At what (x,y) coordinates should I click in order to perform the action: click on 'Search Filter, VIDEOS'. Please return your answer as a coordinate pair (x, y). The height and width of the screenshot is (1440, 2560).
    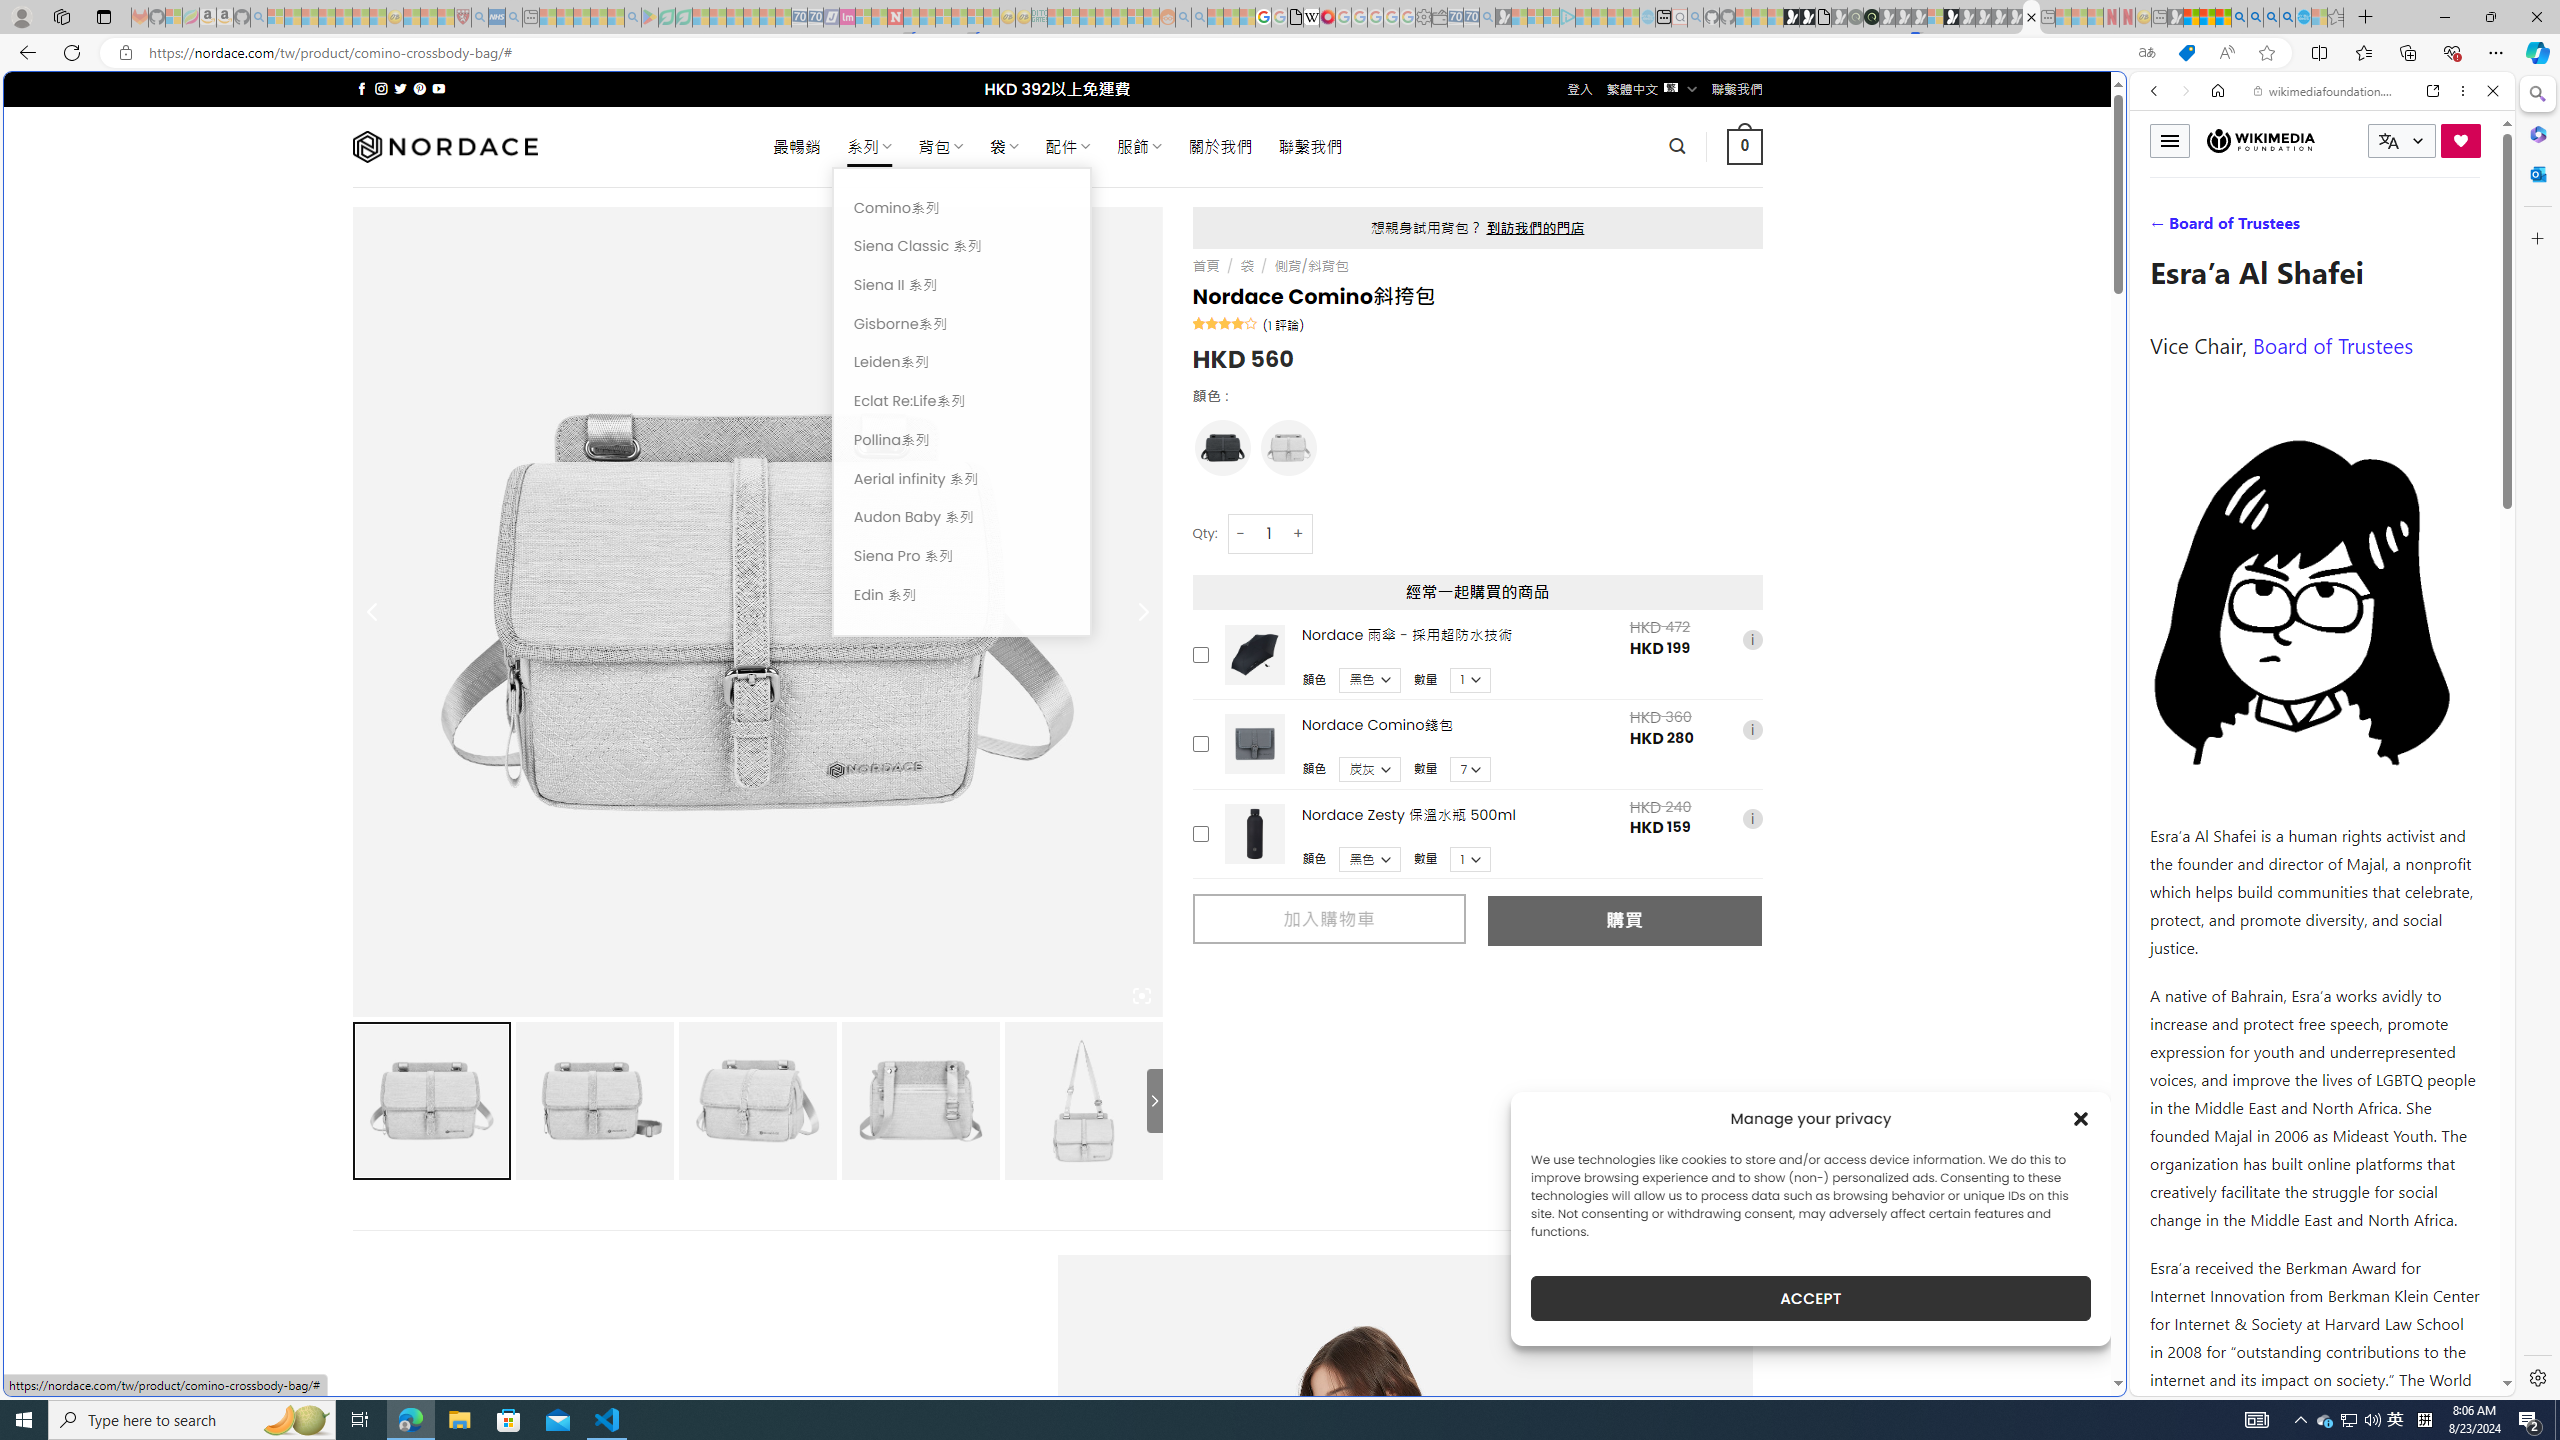
    Looking at the image, I should click on (2286, 227).